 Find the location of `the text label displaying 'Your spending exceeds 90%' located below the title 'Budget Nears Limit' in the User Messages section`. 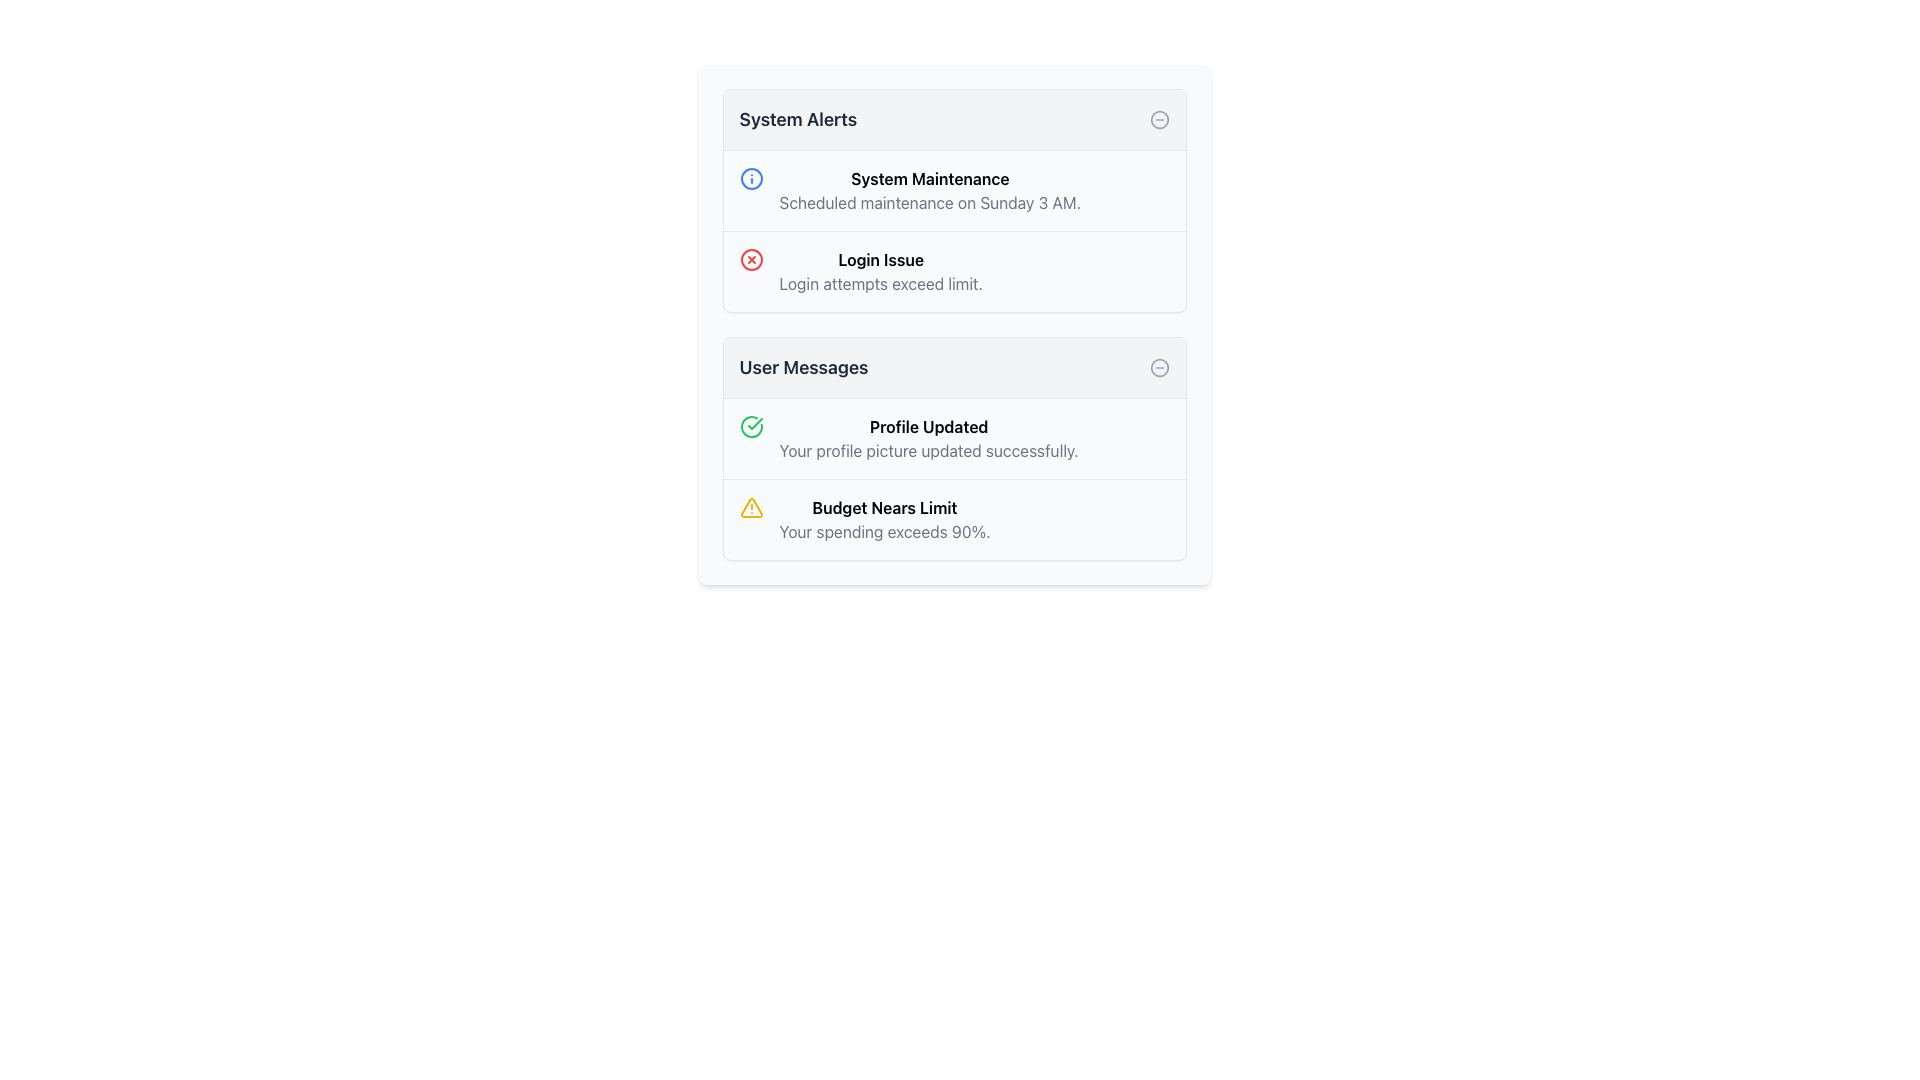

the text label displaying 'Your spending exceeds 90%' located below the title 'Budget Nears Limit' in the User Messages section is located at coordinates (883, 531).